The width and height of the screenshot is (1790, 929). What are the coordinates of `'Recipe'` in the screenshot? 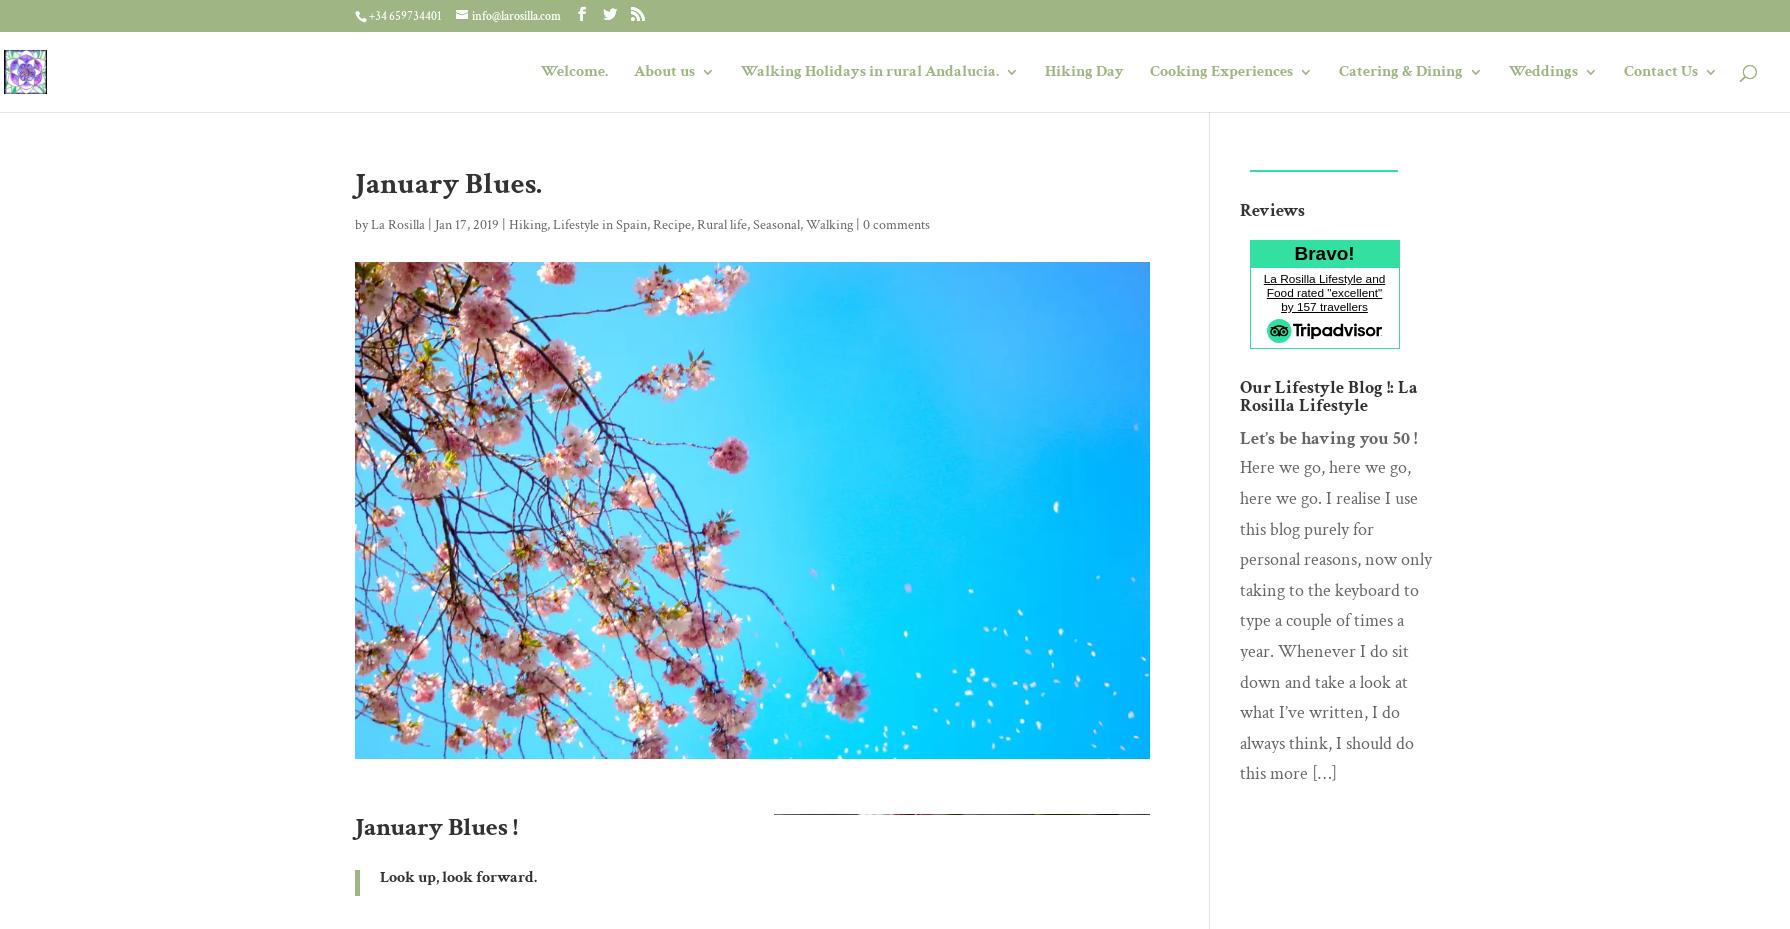 It's located at (651, 224).